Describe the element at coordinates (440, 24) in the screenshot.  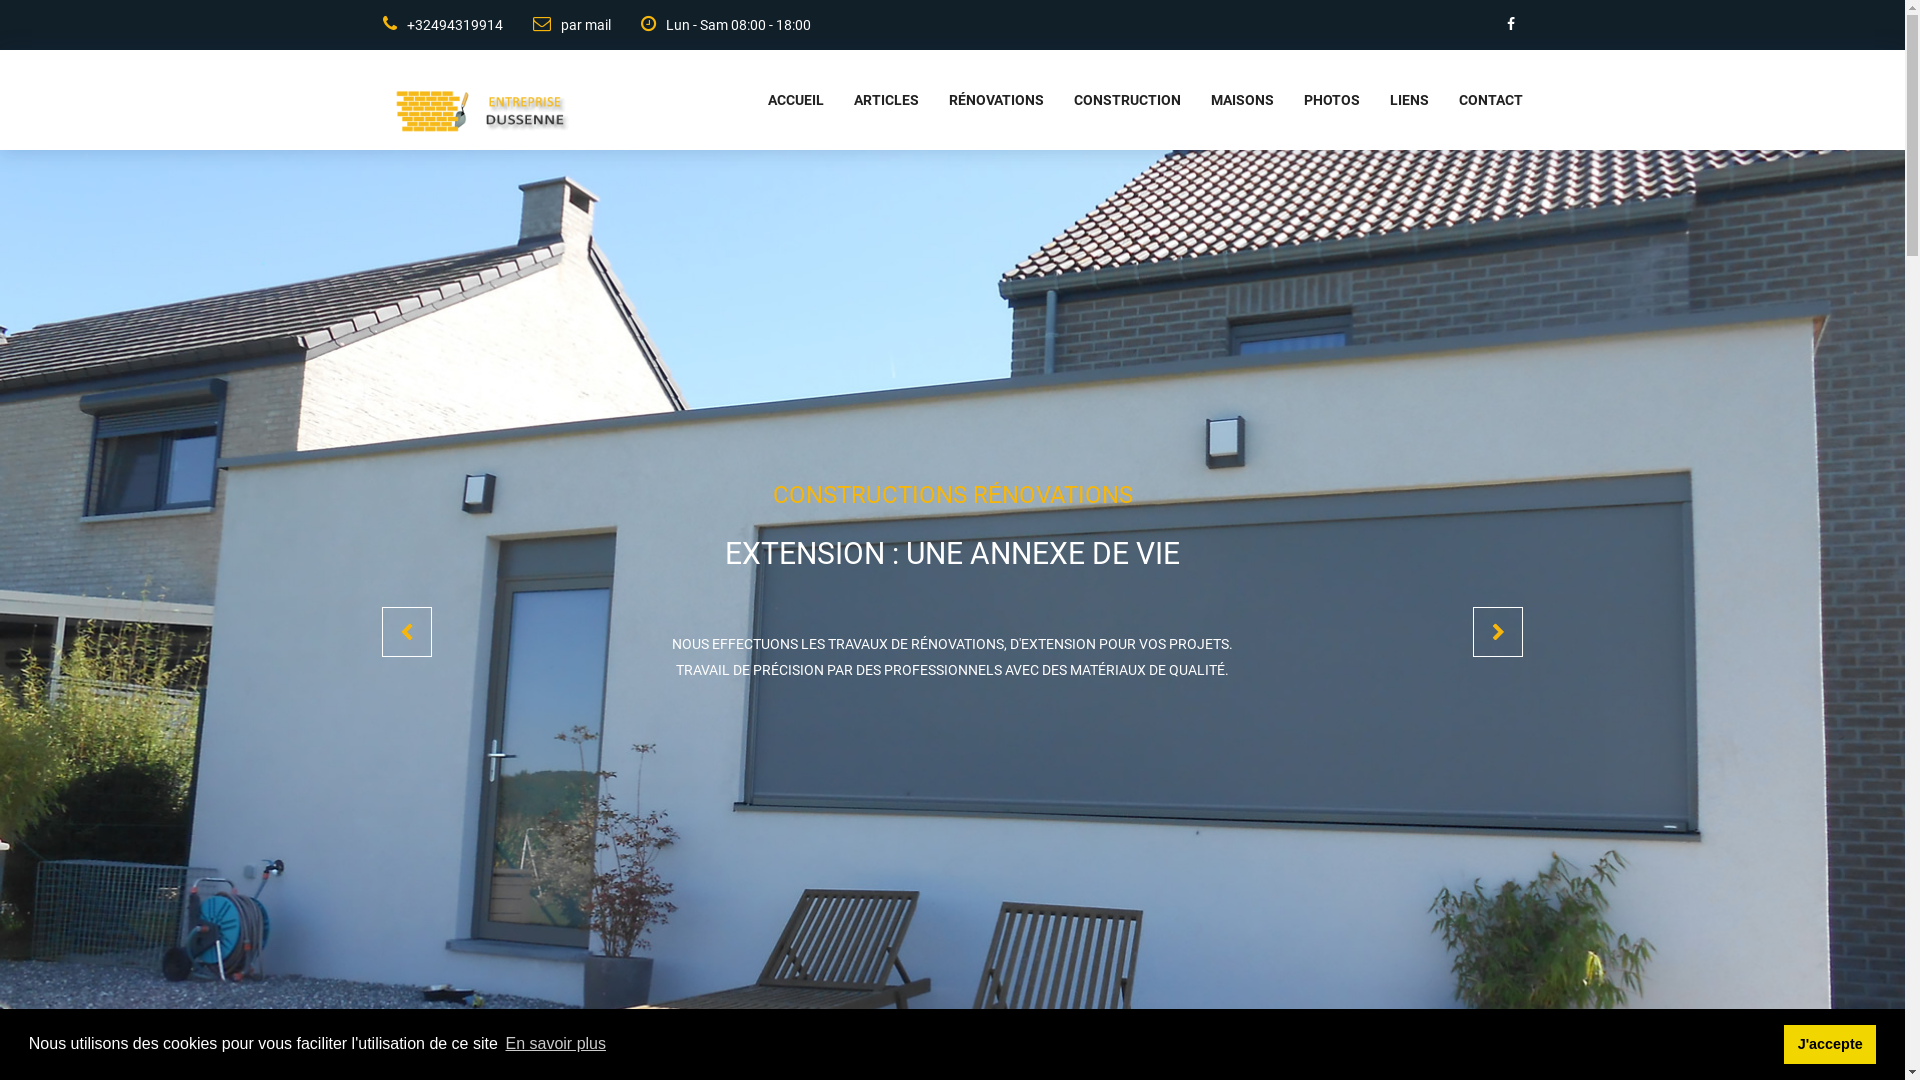
I see `'+32494319914'` at that location.